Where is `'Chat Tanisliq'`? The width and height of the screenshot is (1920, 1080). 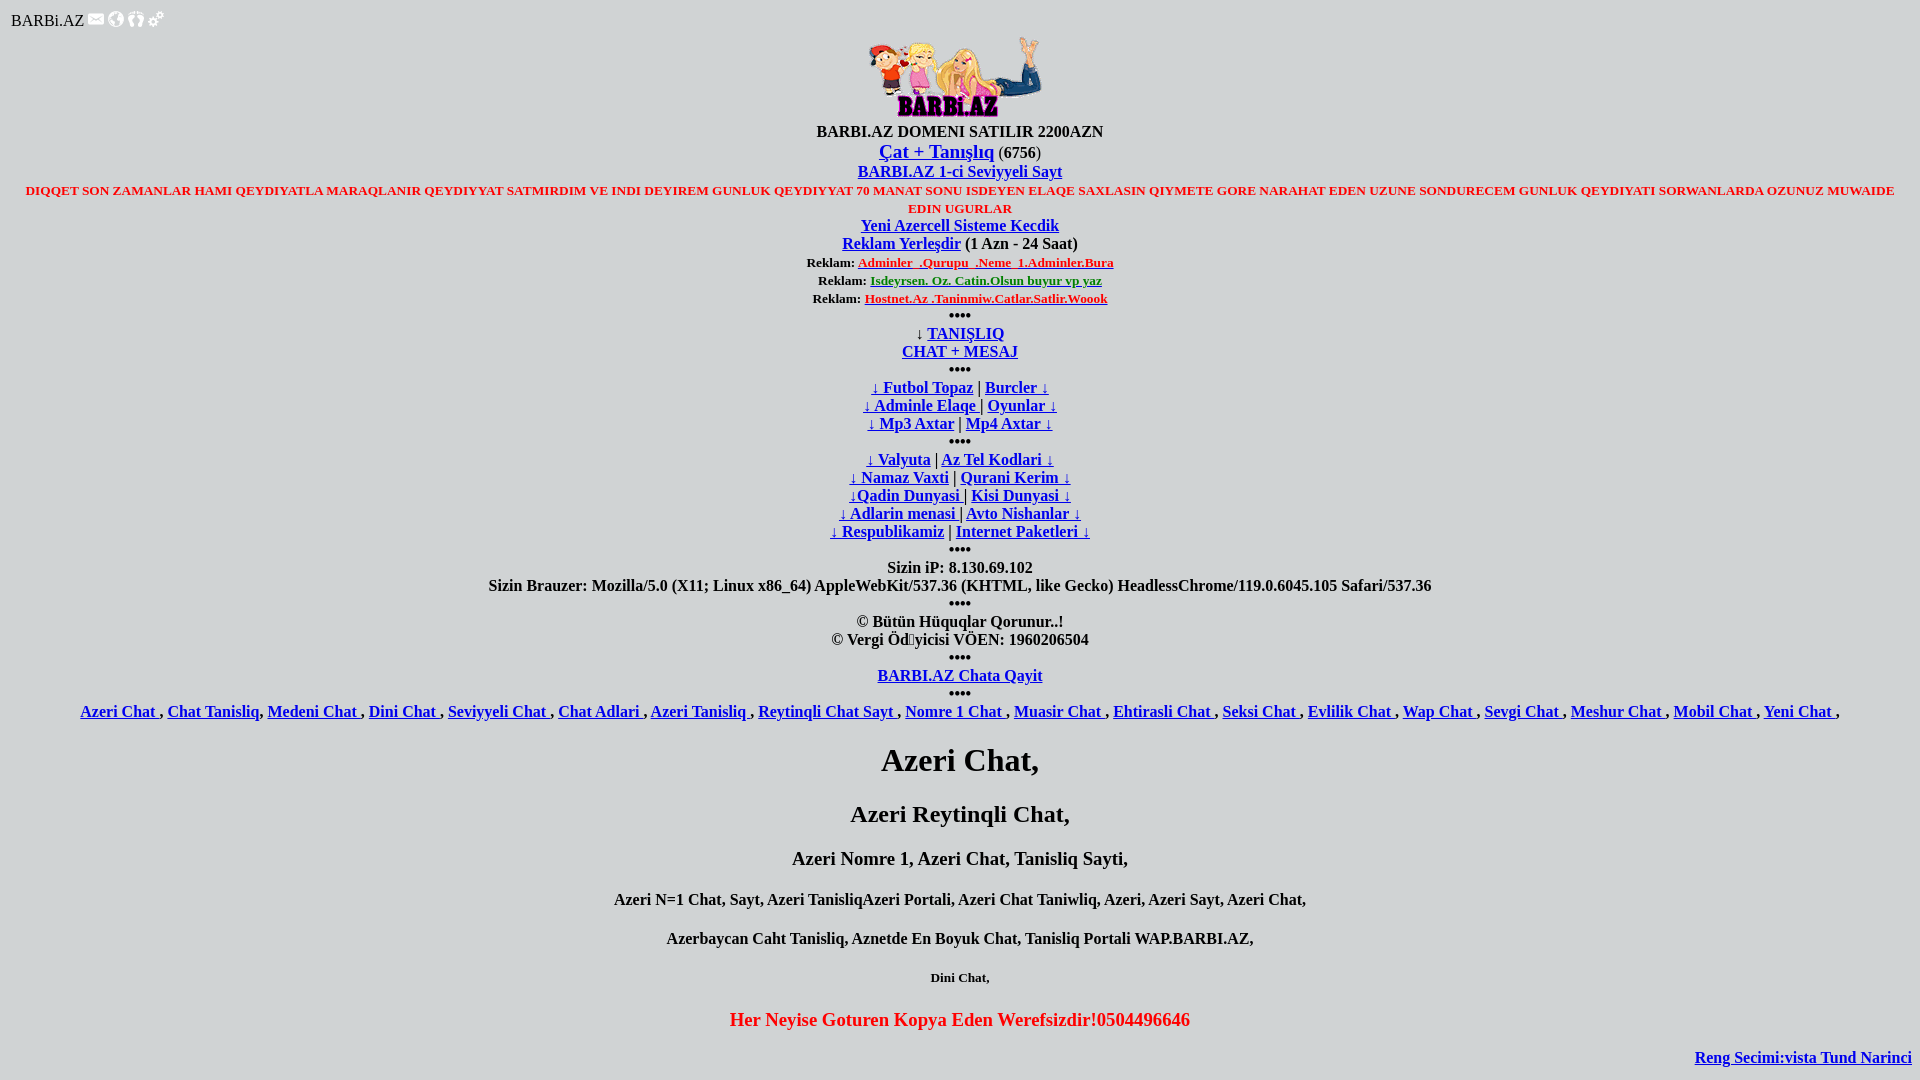
'Chat Tanisliq' is located at coordinates (212, 710).